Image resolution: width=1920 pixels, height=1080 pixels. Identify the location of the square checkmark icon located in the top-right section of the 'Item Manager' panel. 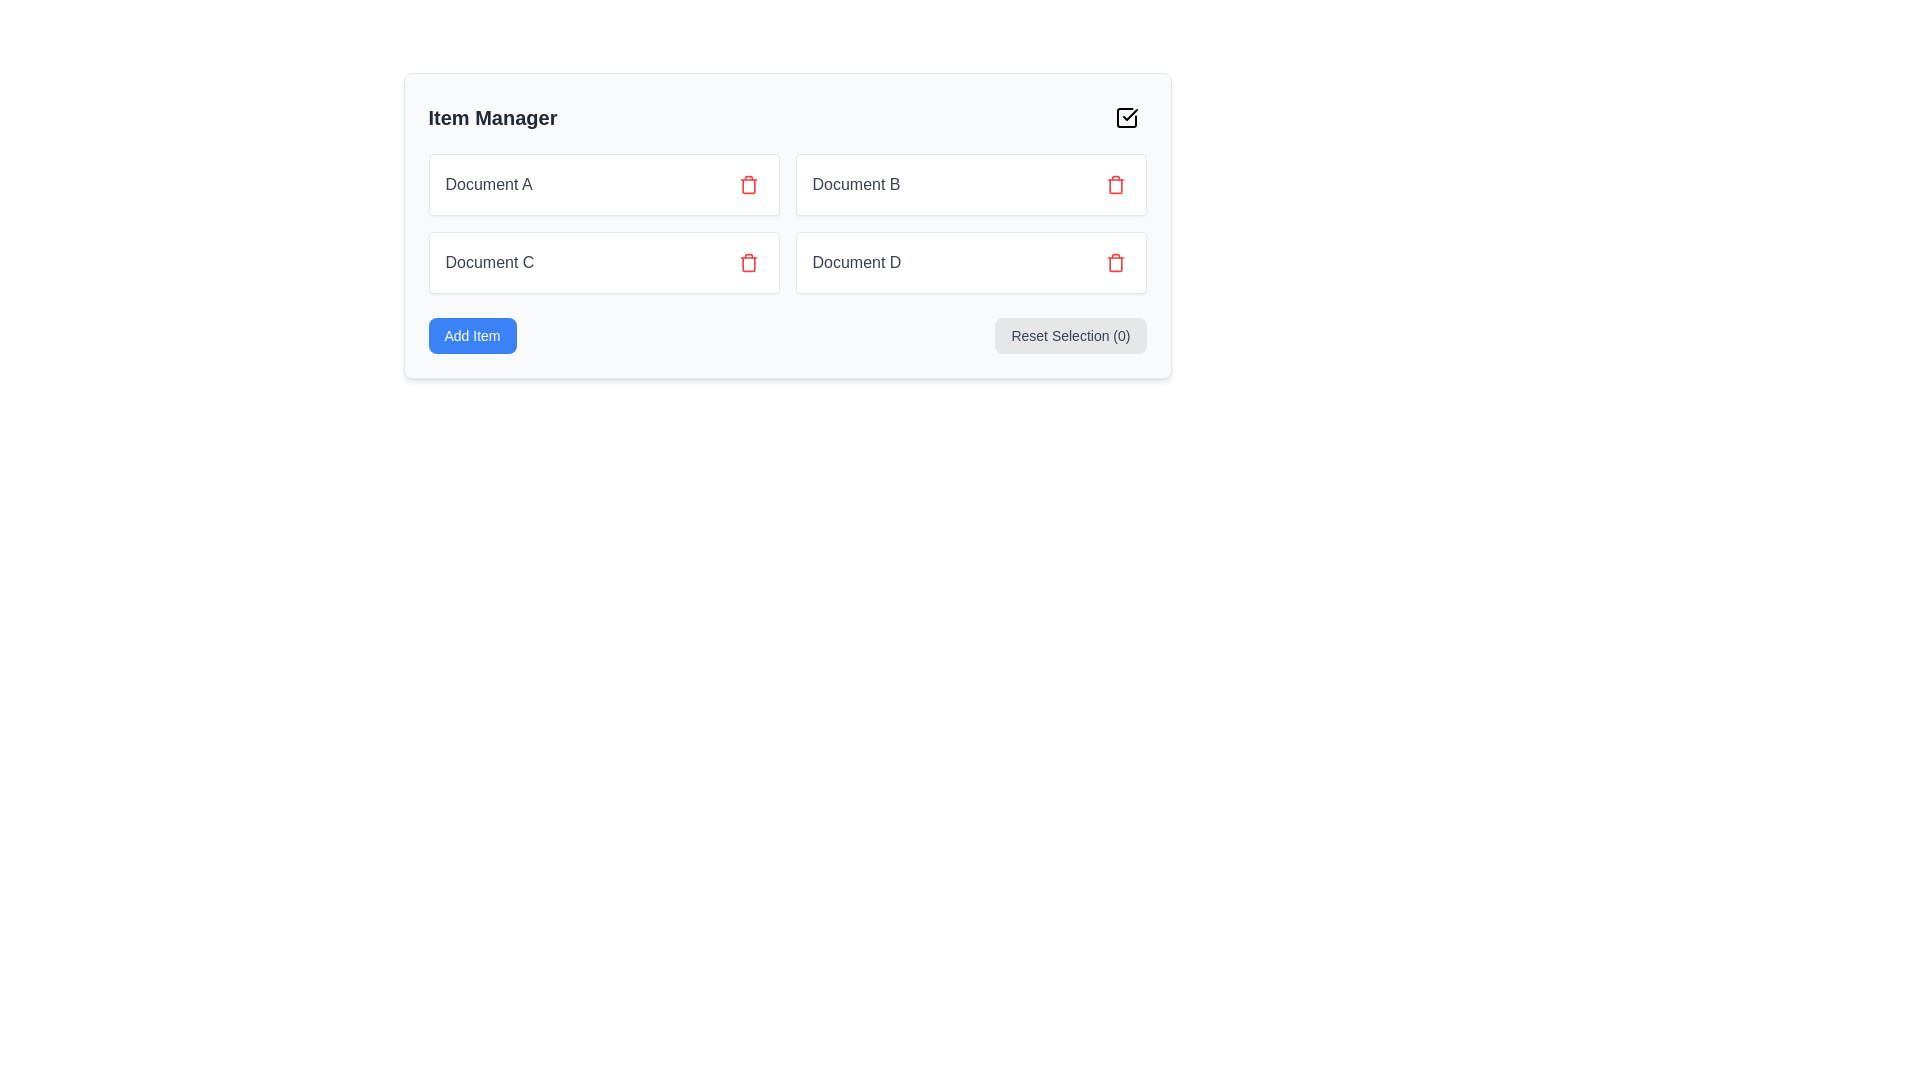
(1126, 118).